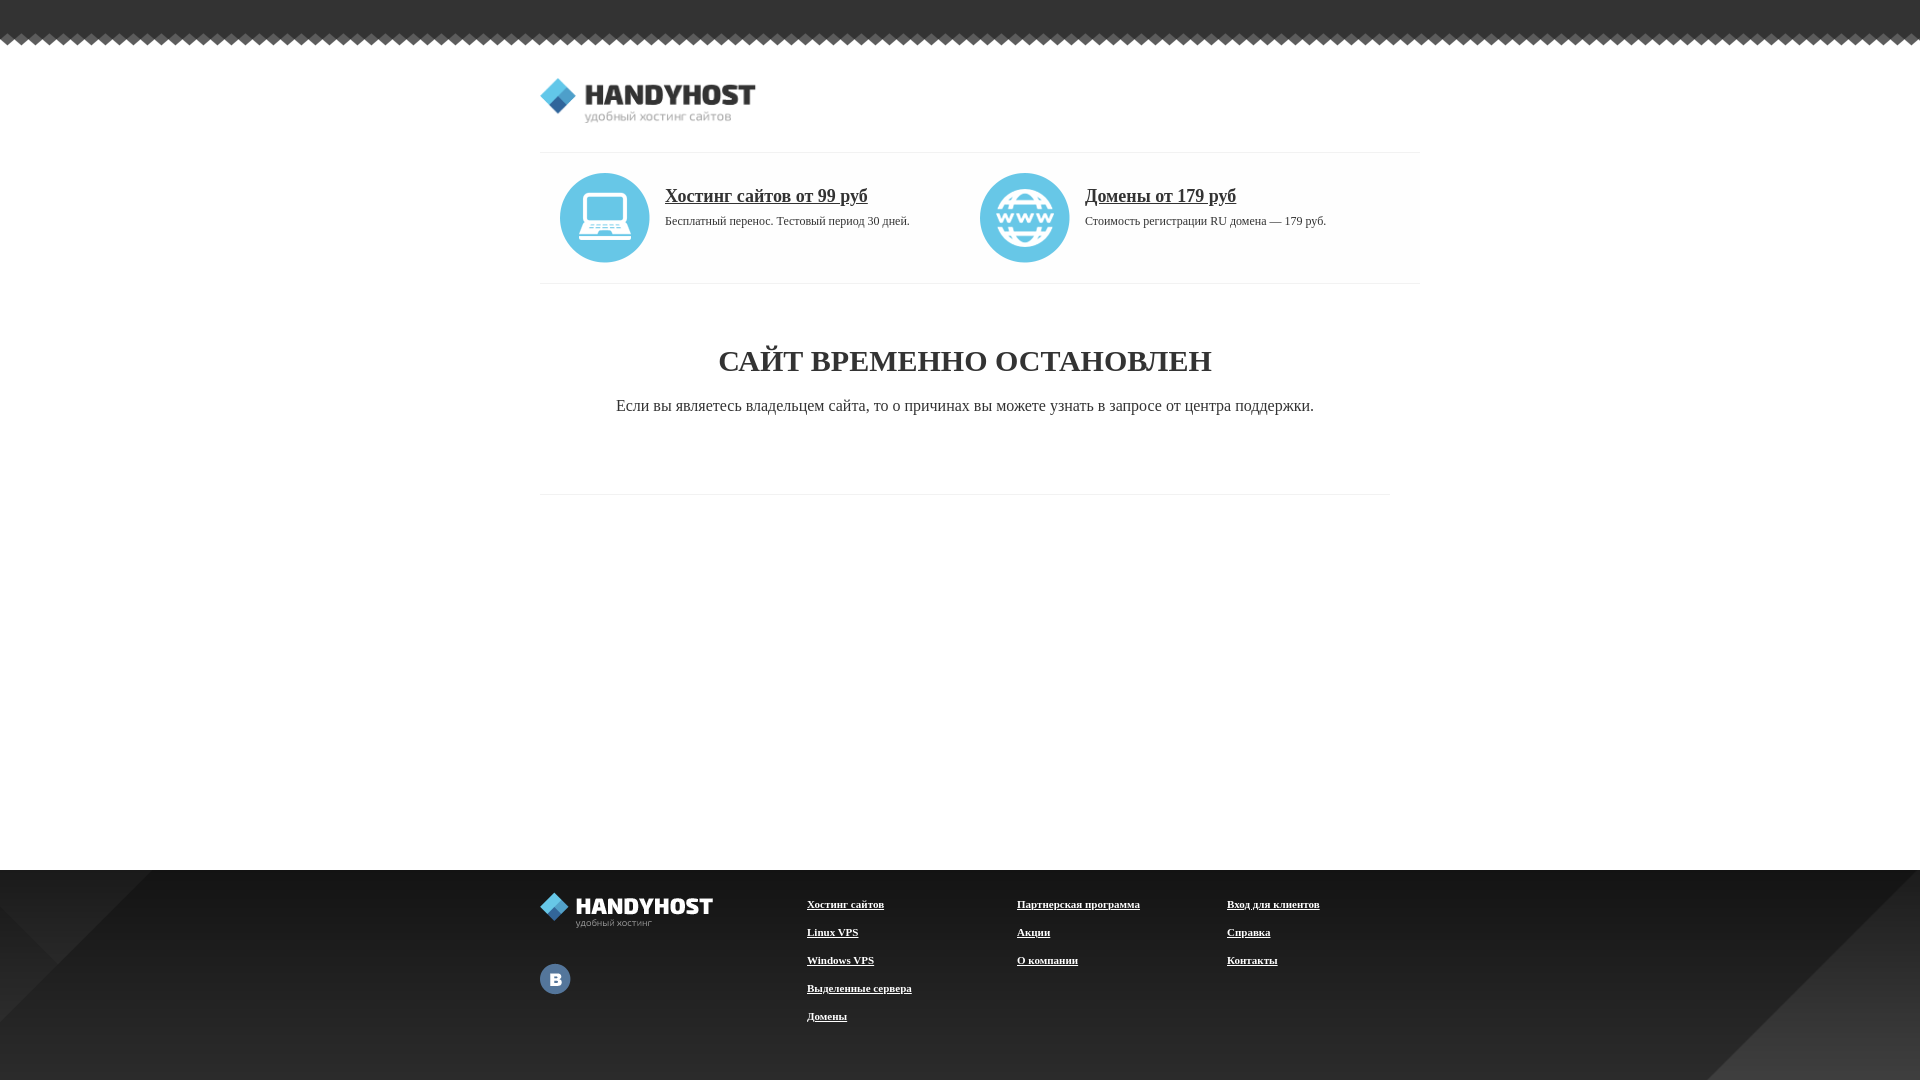  I want to click on 'HandyHost.ru', so click(539, 102).